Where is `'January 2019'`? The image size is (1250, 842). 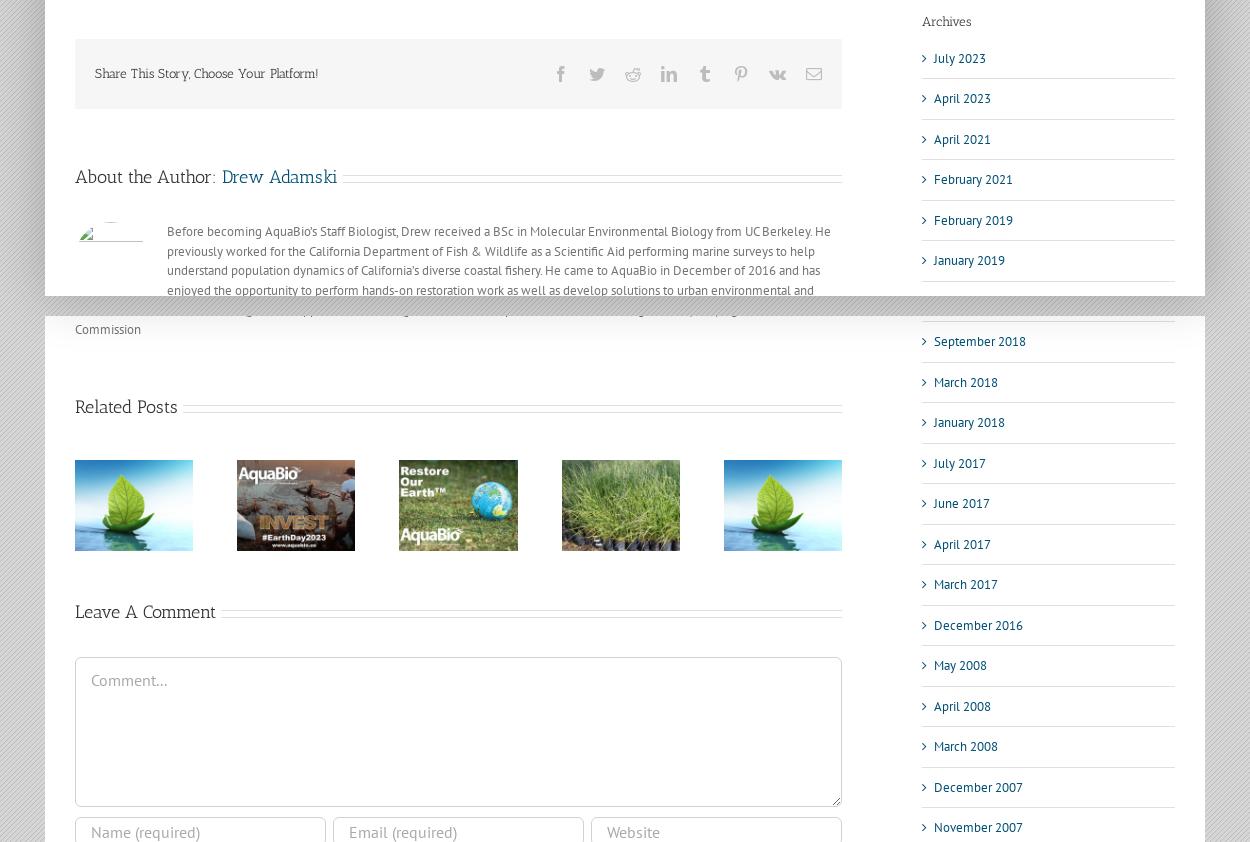 'January 2019' is located at coordinates (968, 260).